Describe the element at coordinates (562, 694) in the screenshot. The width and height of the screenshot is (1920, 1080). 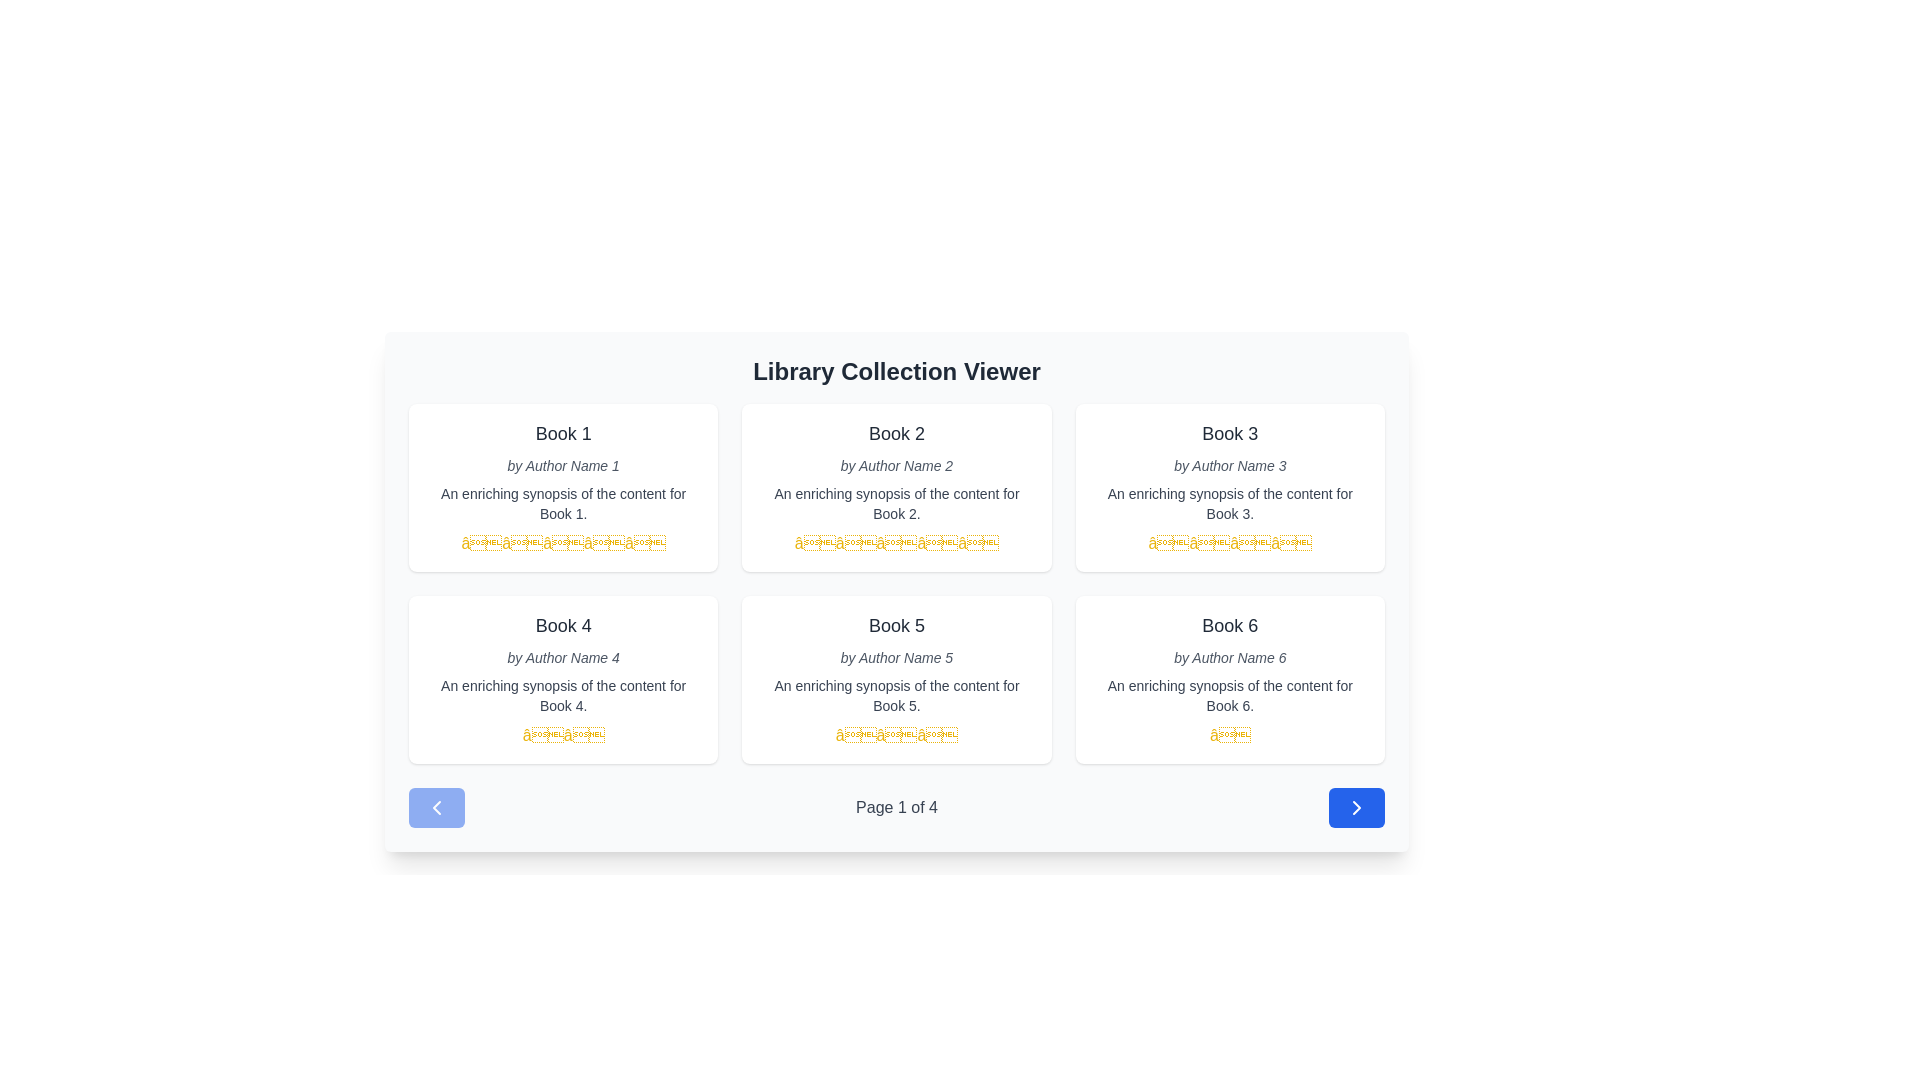
I see `the text display containing the sentence 'An enriching synopsis of the content for Book 4', located beneath the author's name and above the rating stars in the card for 'Book 4'` at that location.